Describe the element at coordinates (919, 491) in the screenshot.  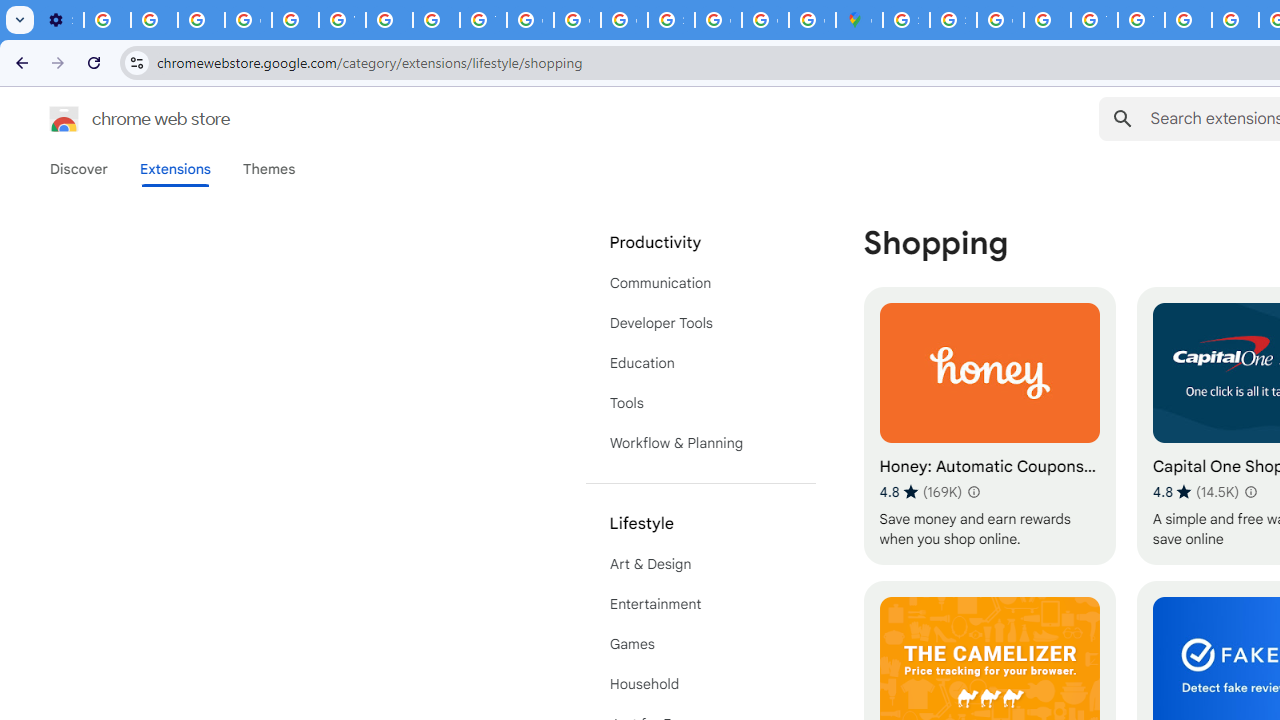
I see `'Average rating 4.8 out of 5 stars. 169K ratings.'` at that location.